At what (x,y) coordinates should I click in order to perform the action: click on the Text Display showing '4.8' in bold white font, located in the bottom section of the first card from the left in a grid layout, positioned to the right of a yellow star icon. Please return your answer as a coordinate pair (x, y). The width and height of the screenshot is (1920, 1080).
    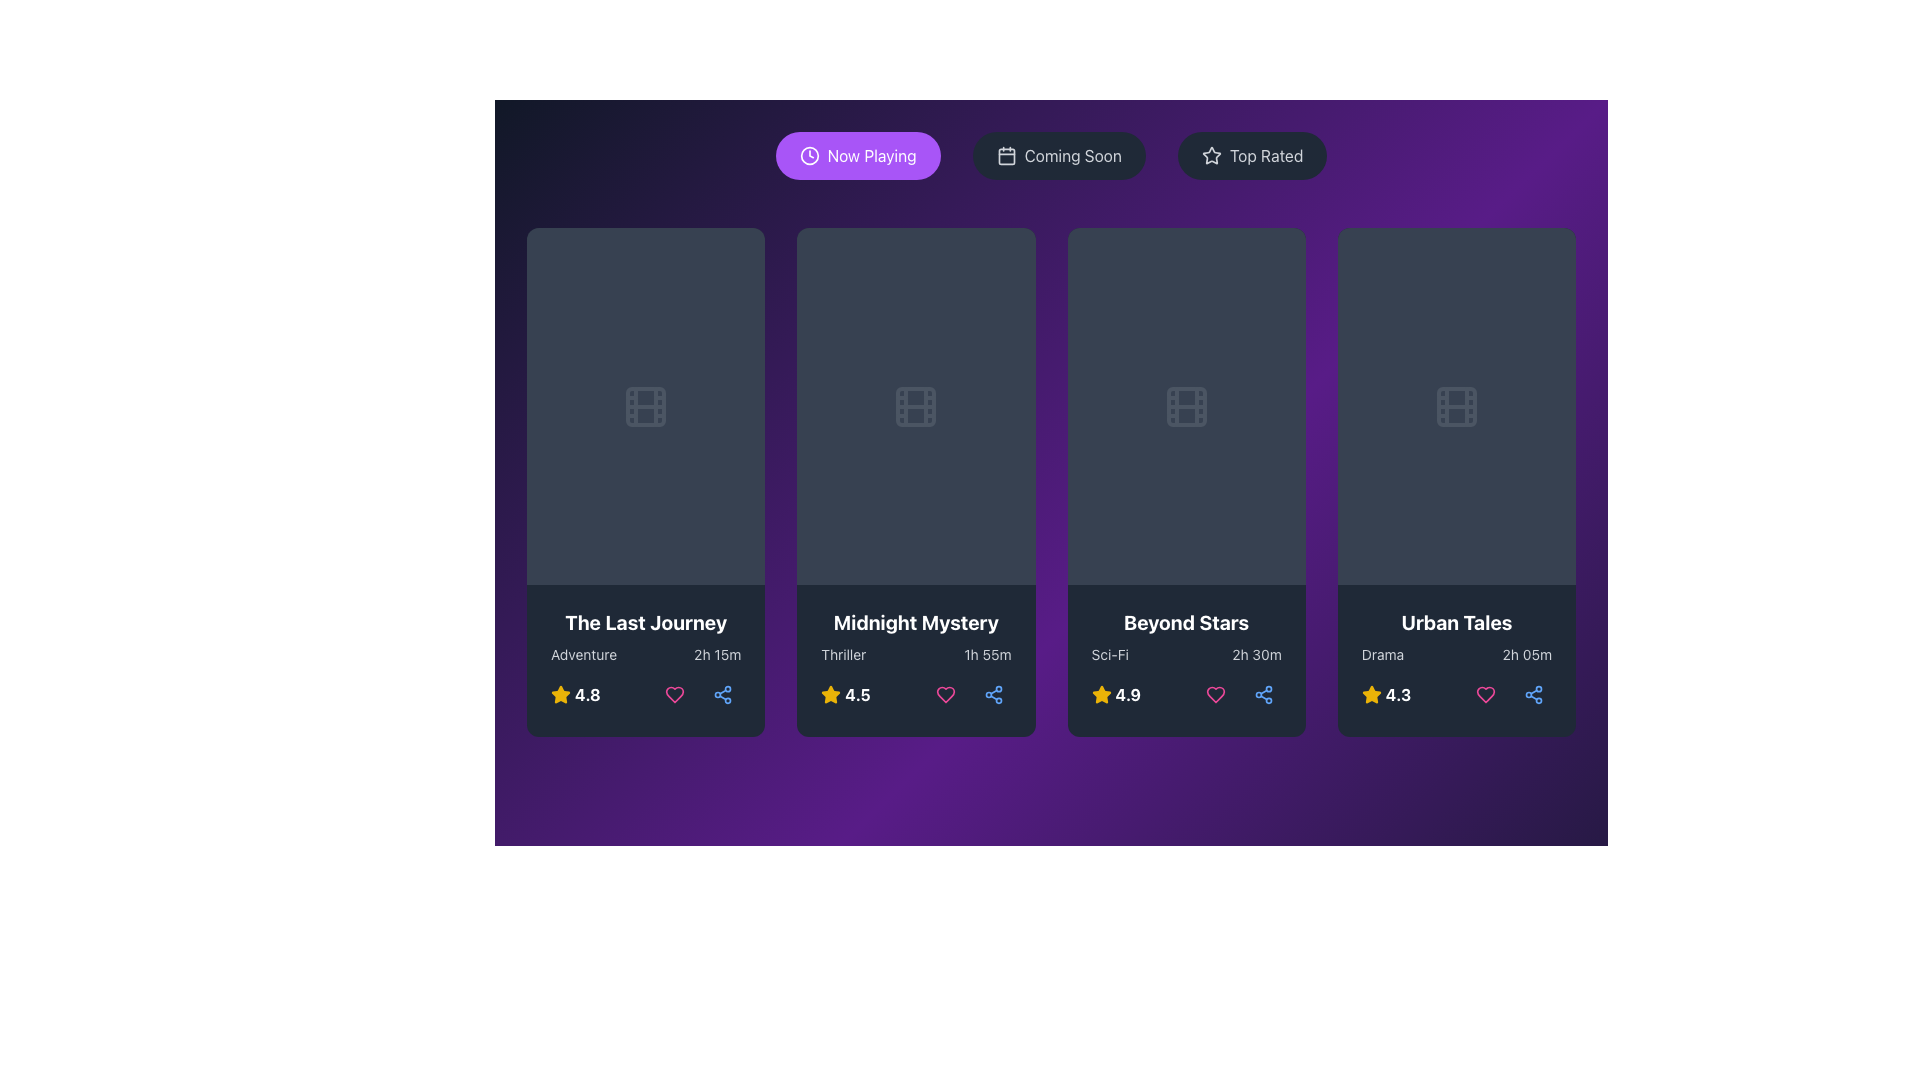
    Looking at the image, I should click on (586, 694).